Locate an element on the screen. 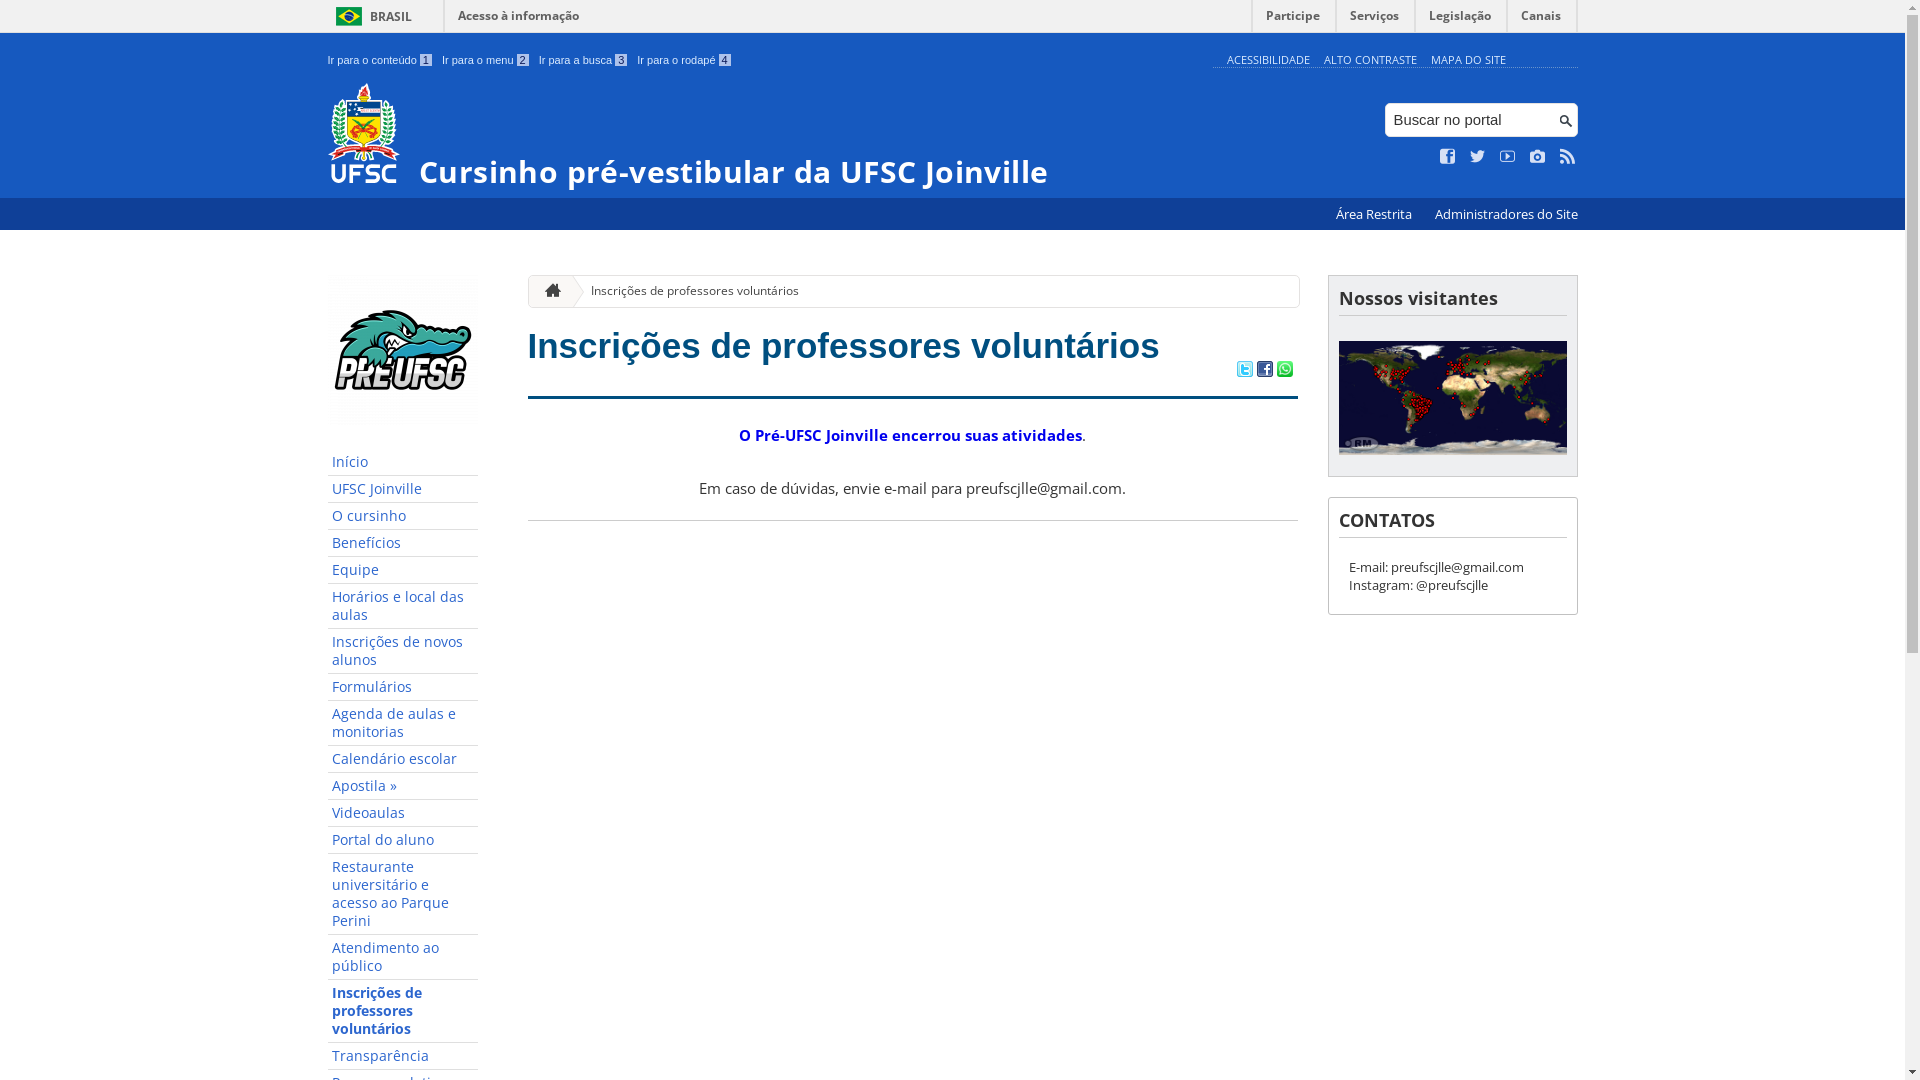  'BRASIL' is located at coordinates (370, 16).